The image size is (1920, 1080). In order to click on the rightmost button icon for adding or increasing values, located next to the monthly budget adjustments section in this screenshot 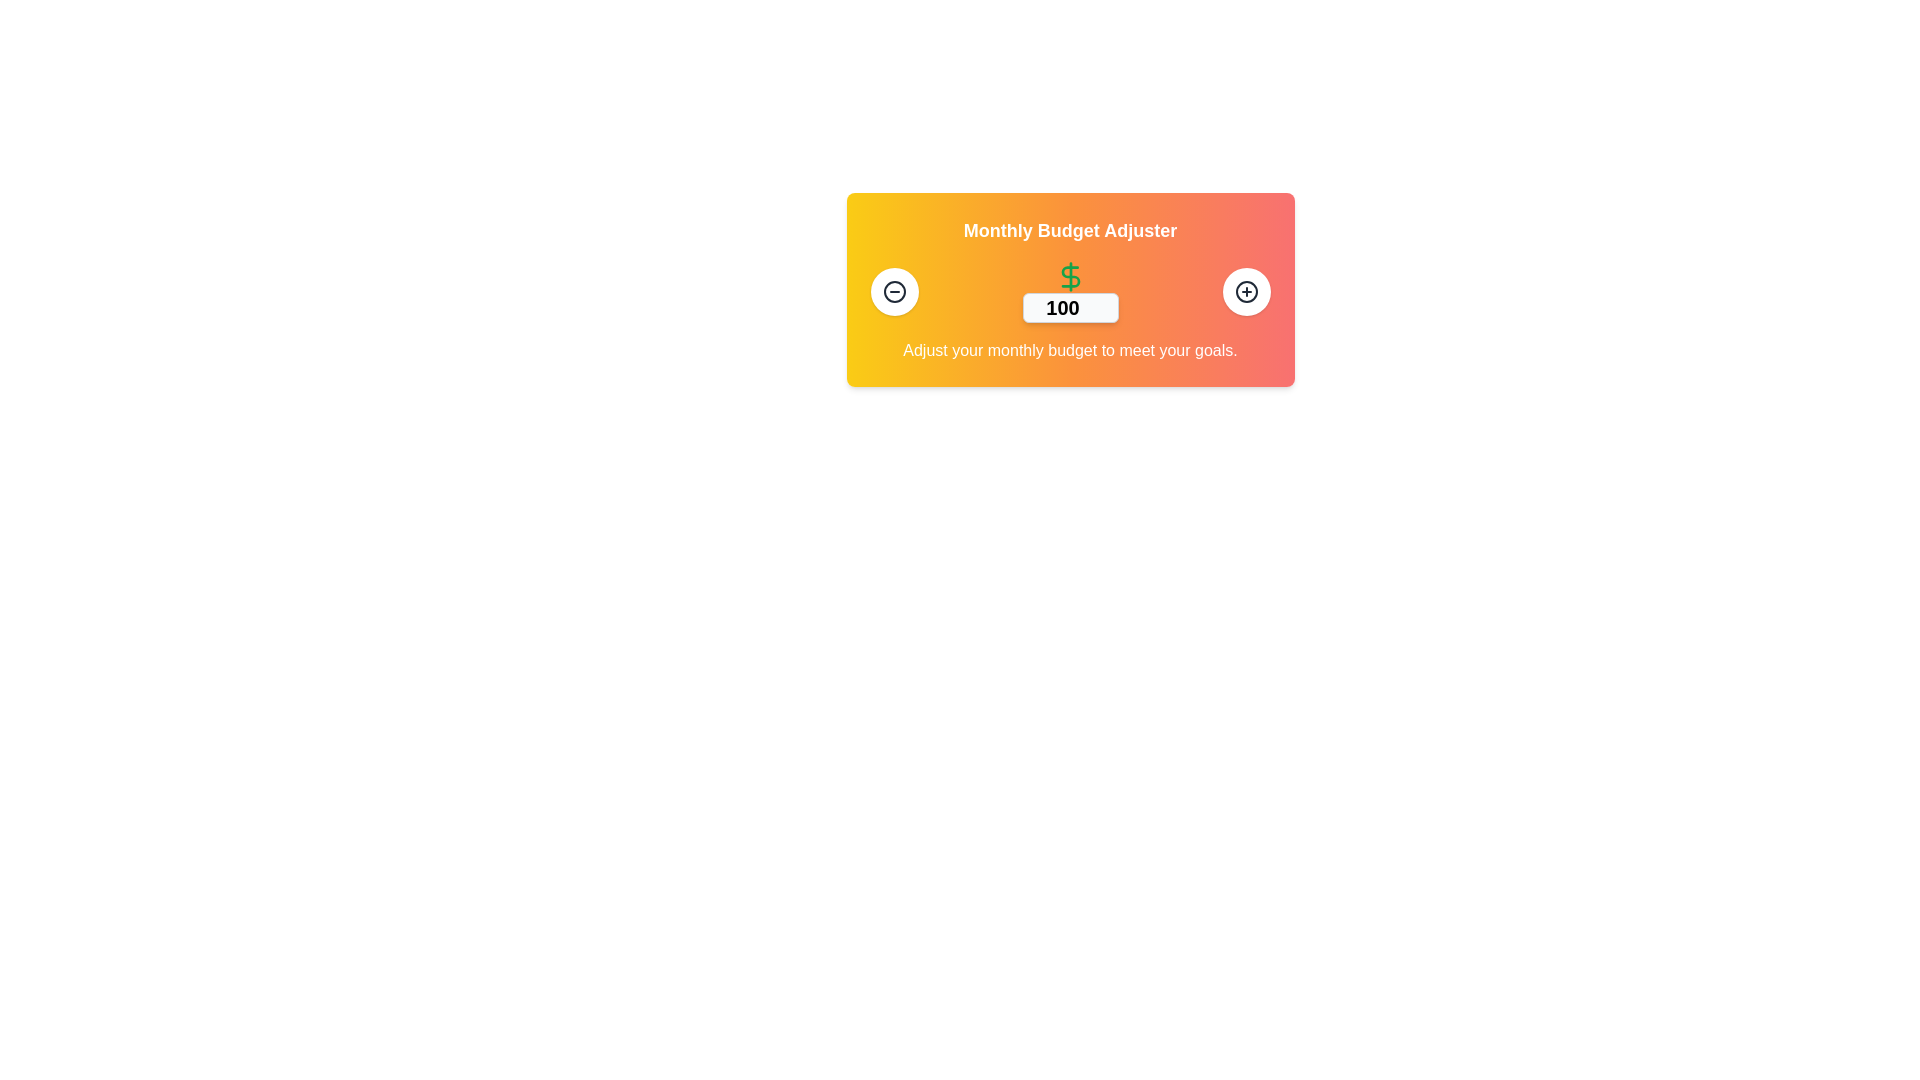, I will do `click(1245, 292)`.